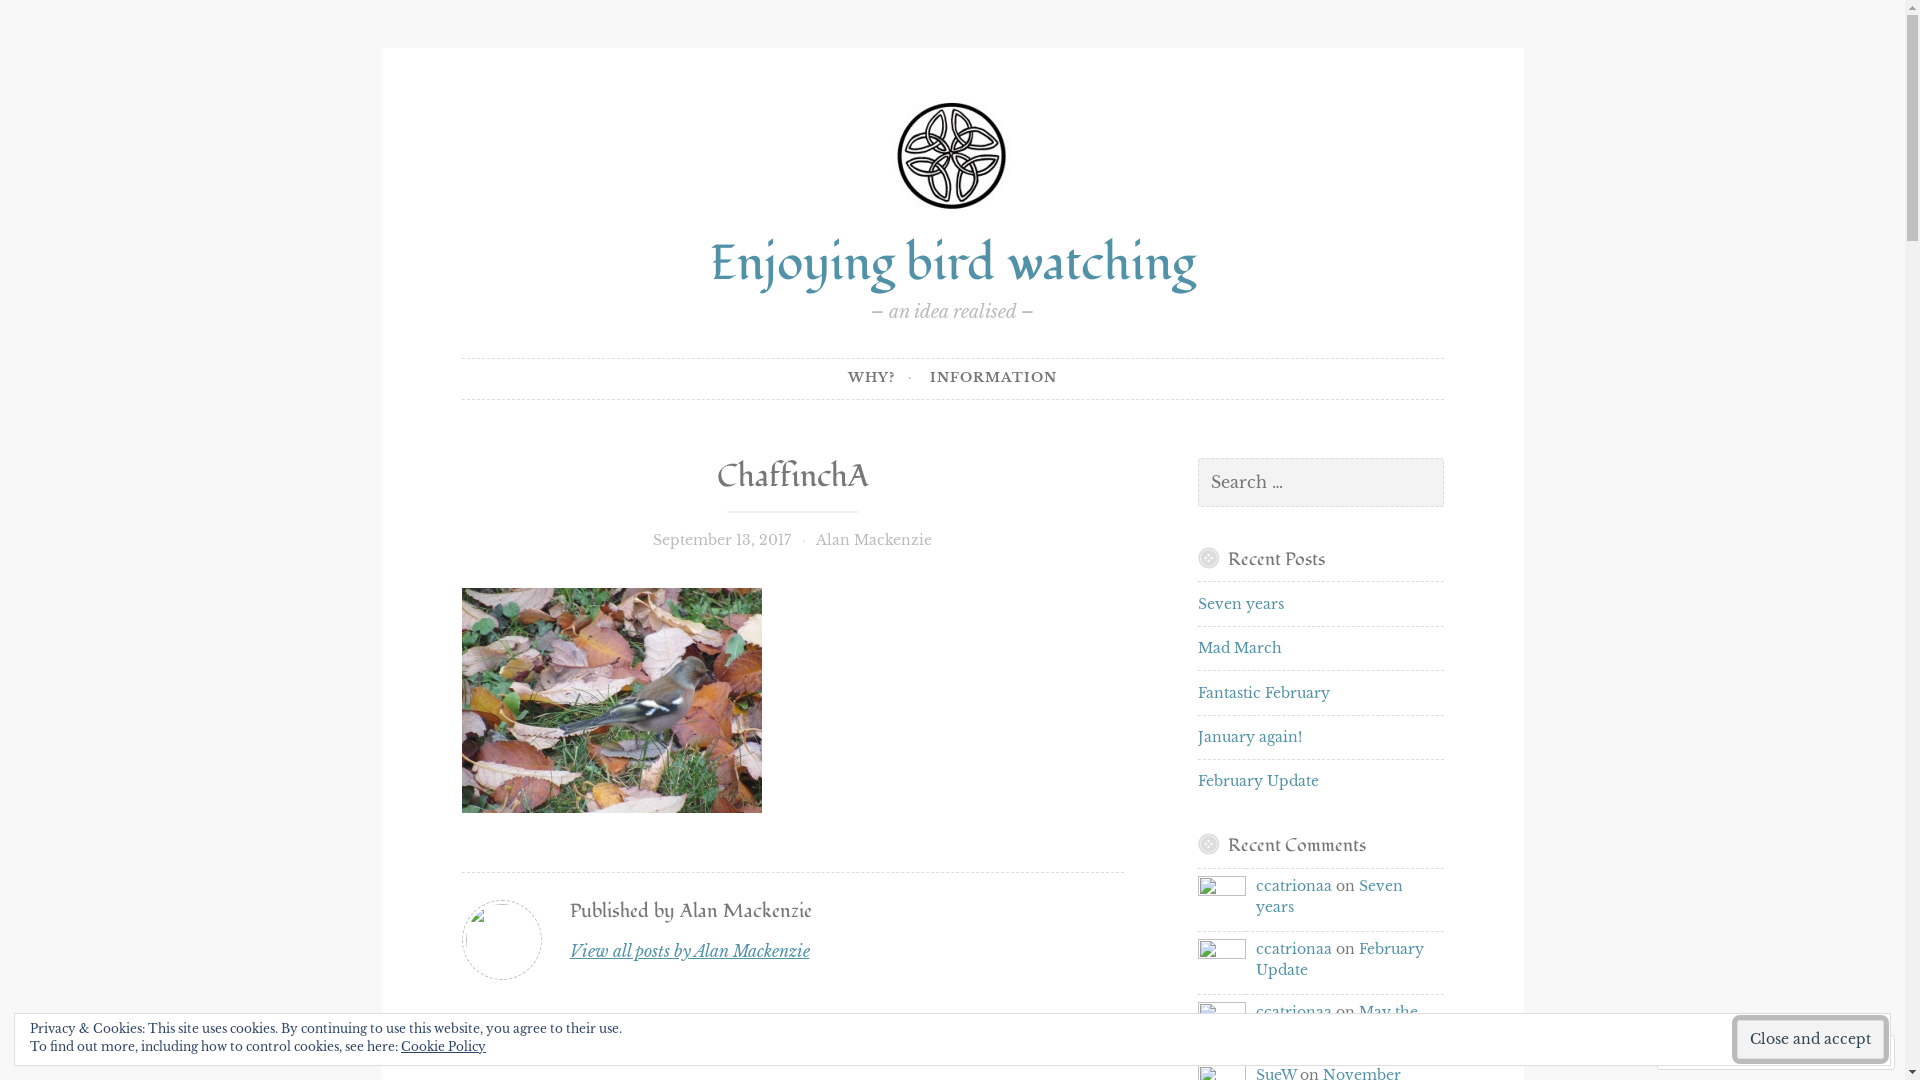 The width and height of the screenshot is (1920, 1080). Describe the element at coordinates (951, 262) in the screenshot. I see `'Enjoying bird watching'` at that location.